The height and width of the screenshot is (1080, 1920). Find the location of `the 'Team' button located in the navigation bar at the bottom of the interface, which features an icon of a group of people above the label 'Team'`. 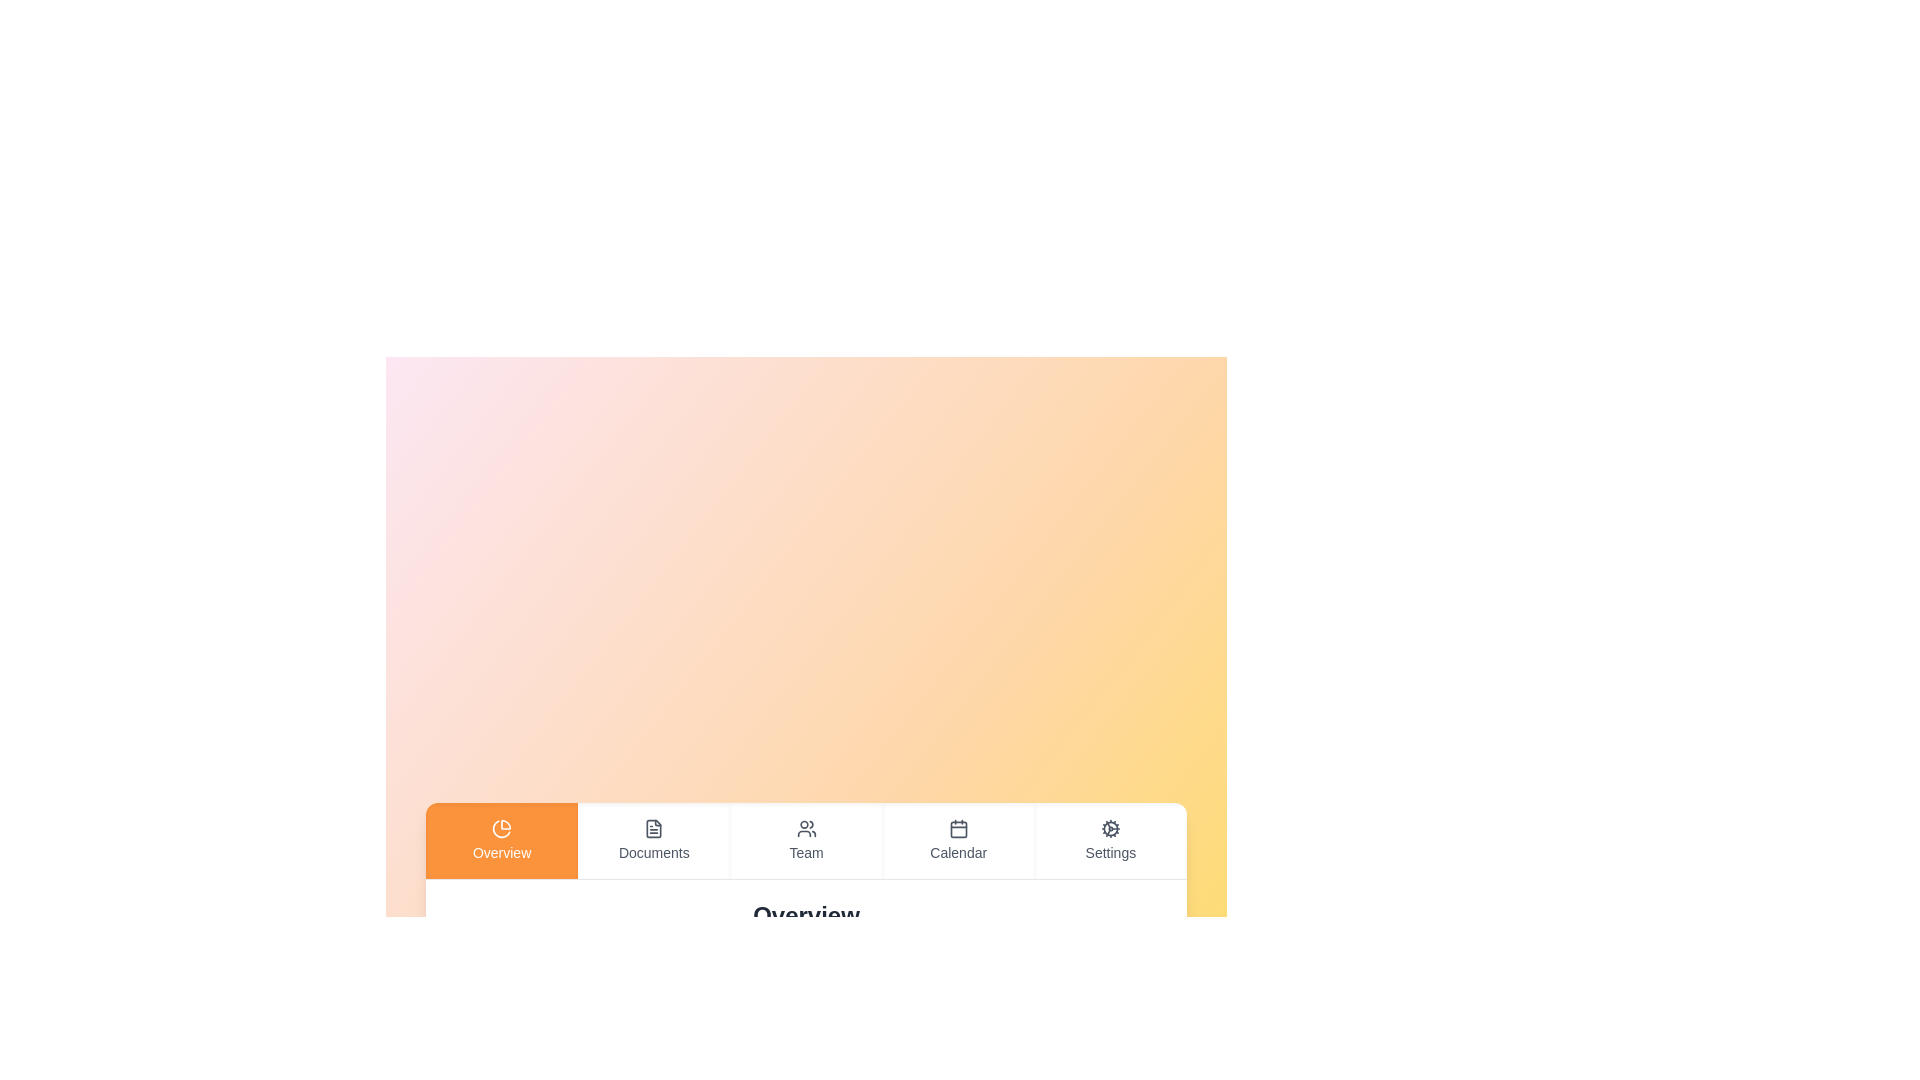

the 'Team' button located in the navigation bar at the bottom of the interface, which features an icon of a group of people above the label 'Team' is located at coordinates (806, 840).